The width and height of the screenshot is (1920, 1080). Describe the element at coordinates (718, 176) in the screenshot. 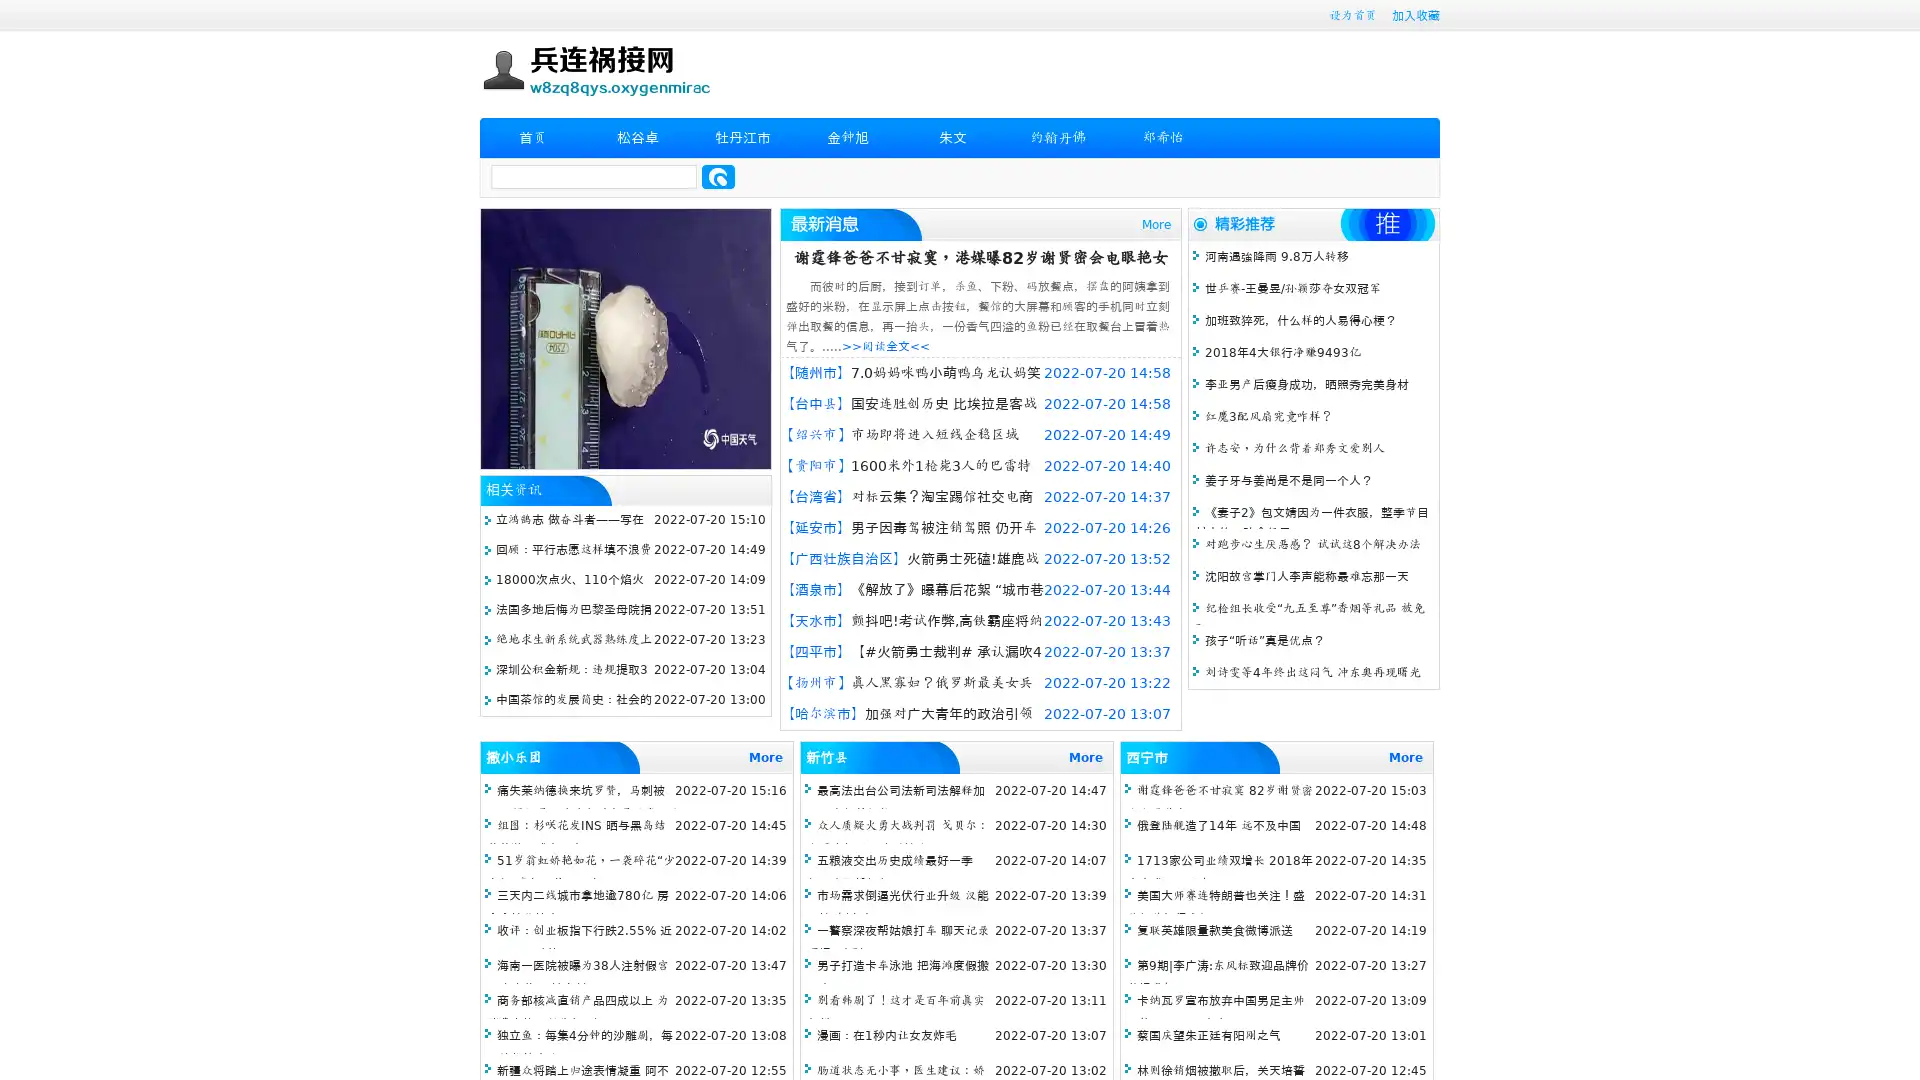

I see `Search` at that location.